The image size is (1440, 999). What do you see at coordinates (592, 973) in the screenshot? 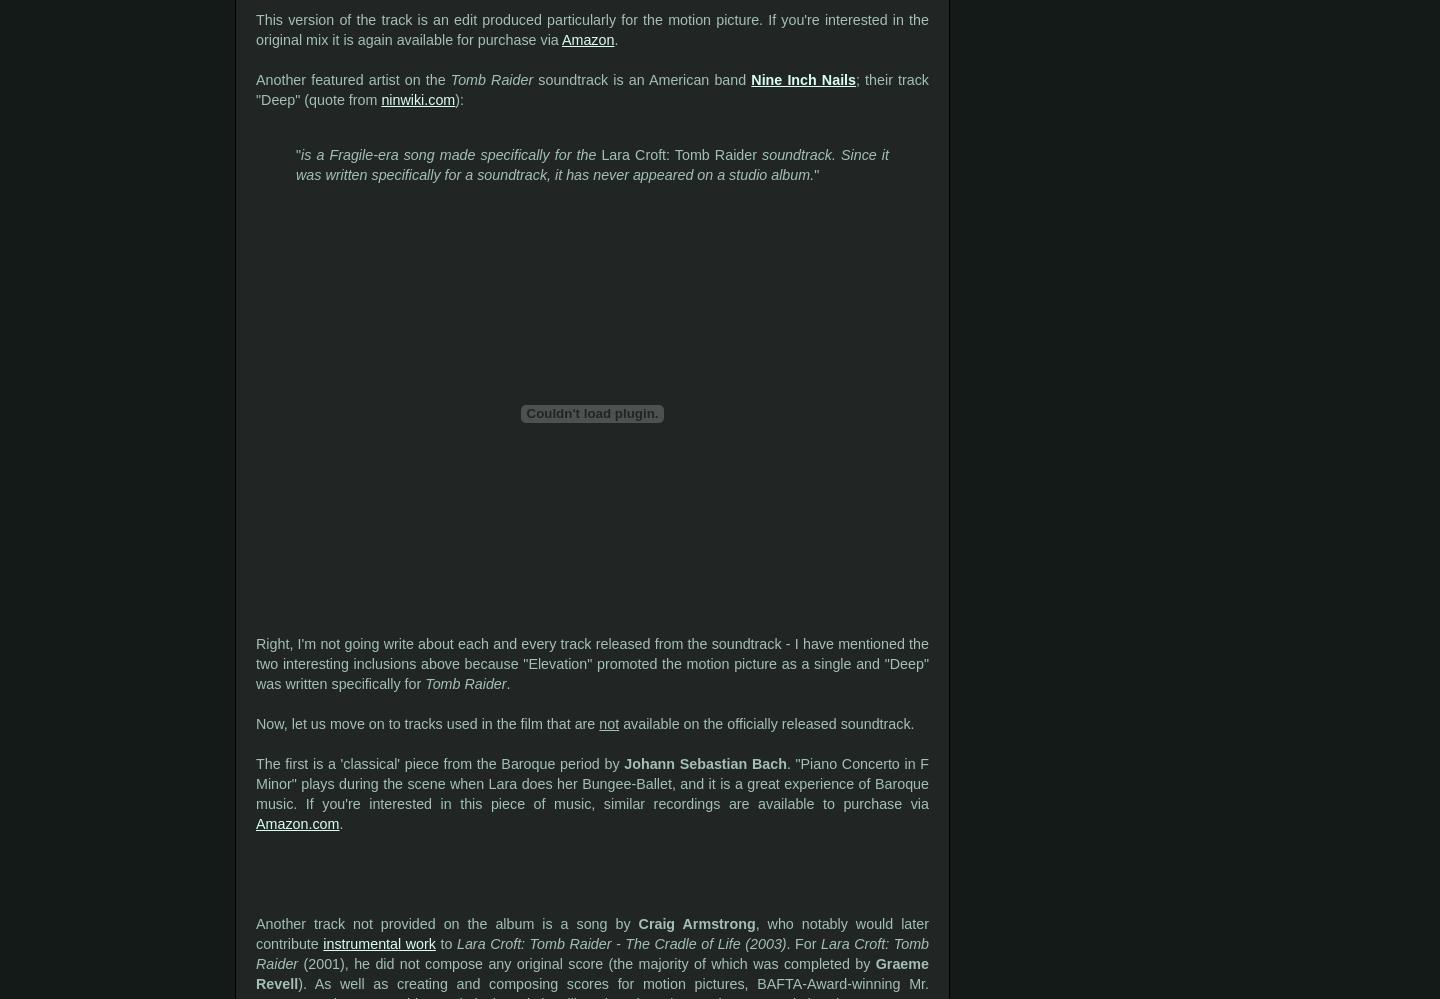
I see `'Graeme Revell'` at bounding box center [592, 973].